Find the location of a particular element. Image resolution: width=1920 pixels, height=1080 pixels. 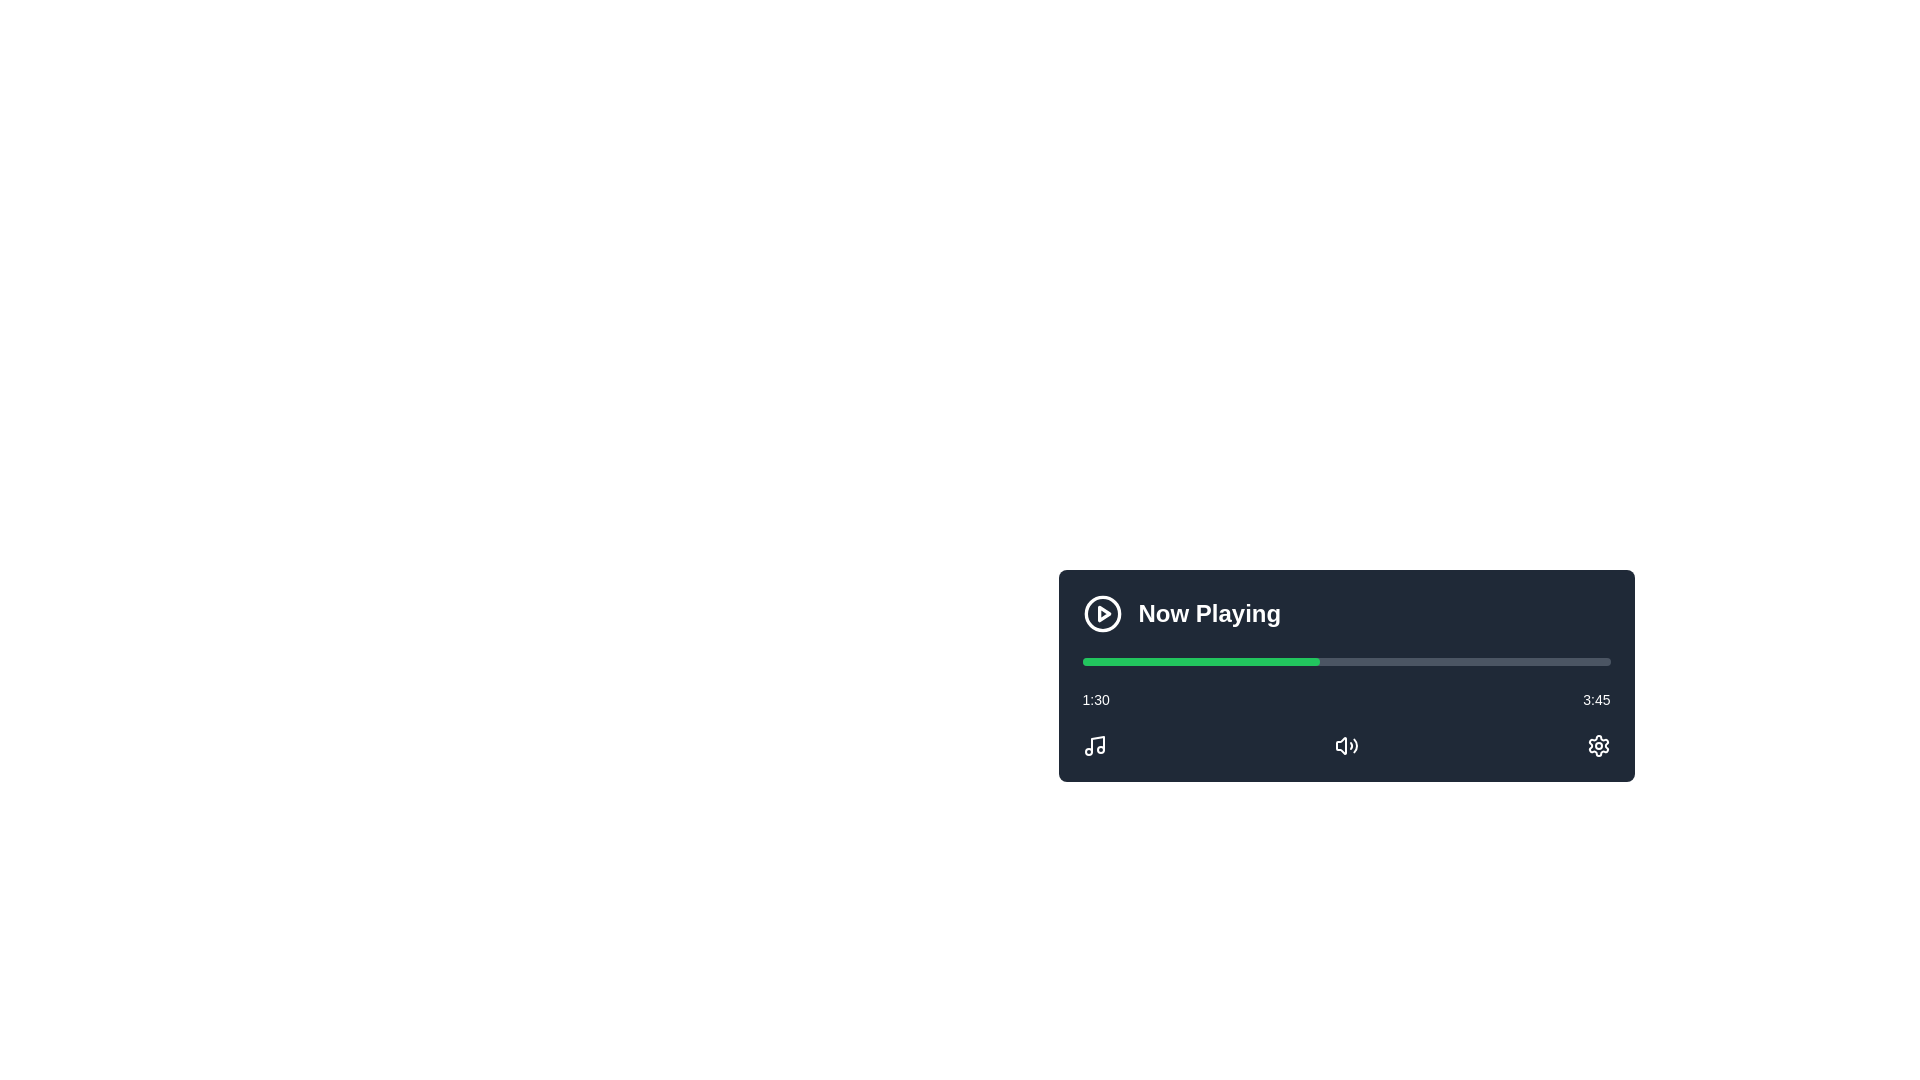

playback position is located at coordinates (1135, 662).